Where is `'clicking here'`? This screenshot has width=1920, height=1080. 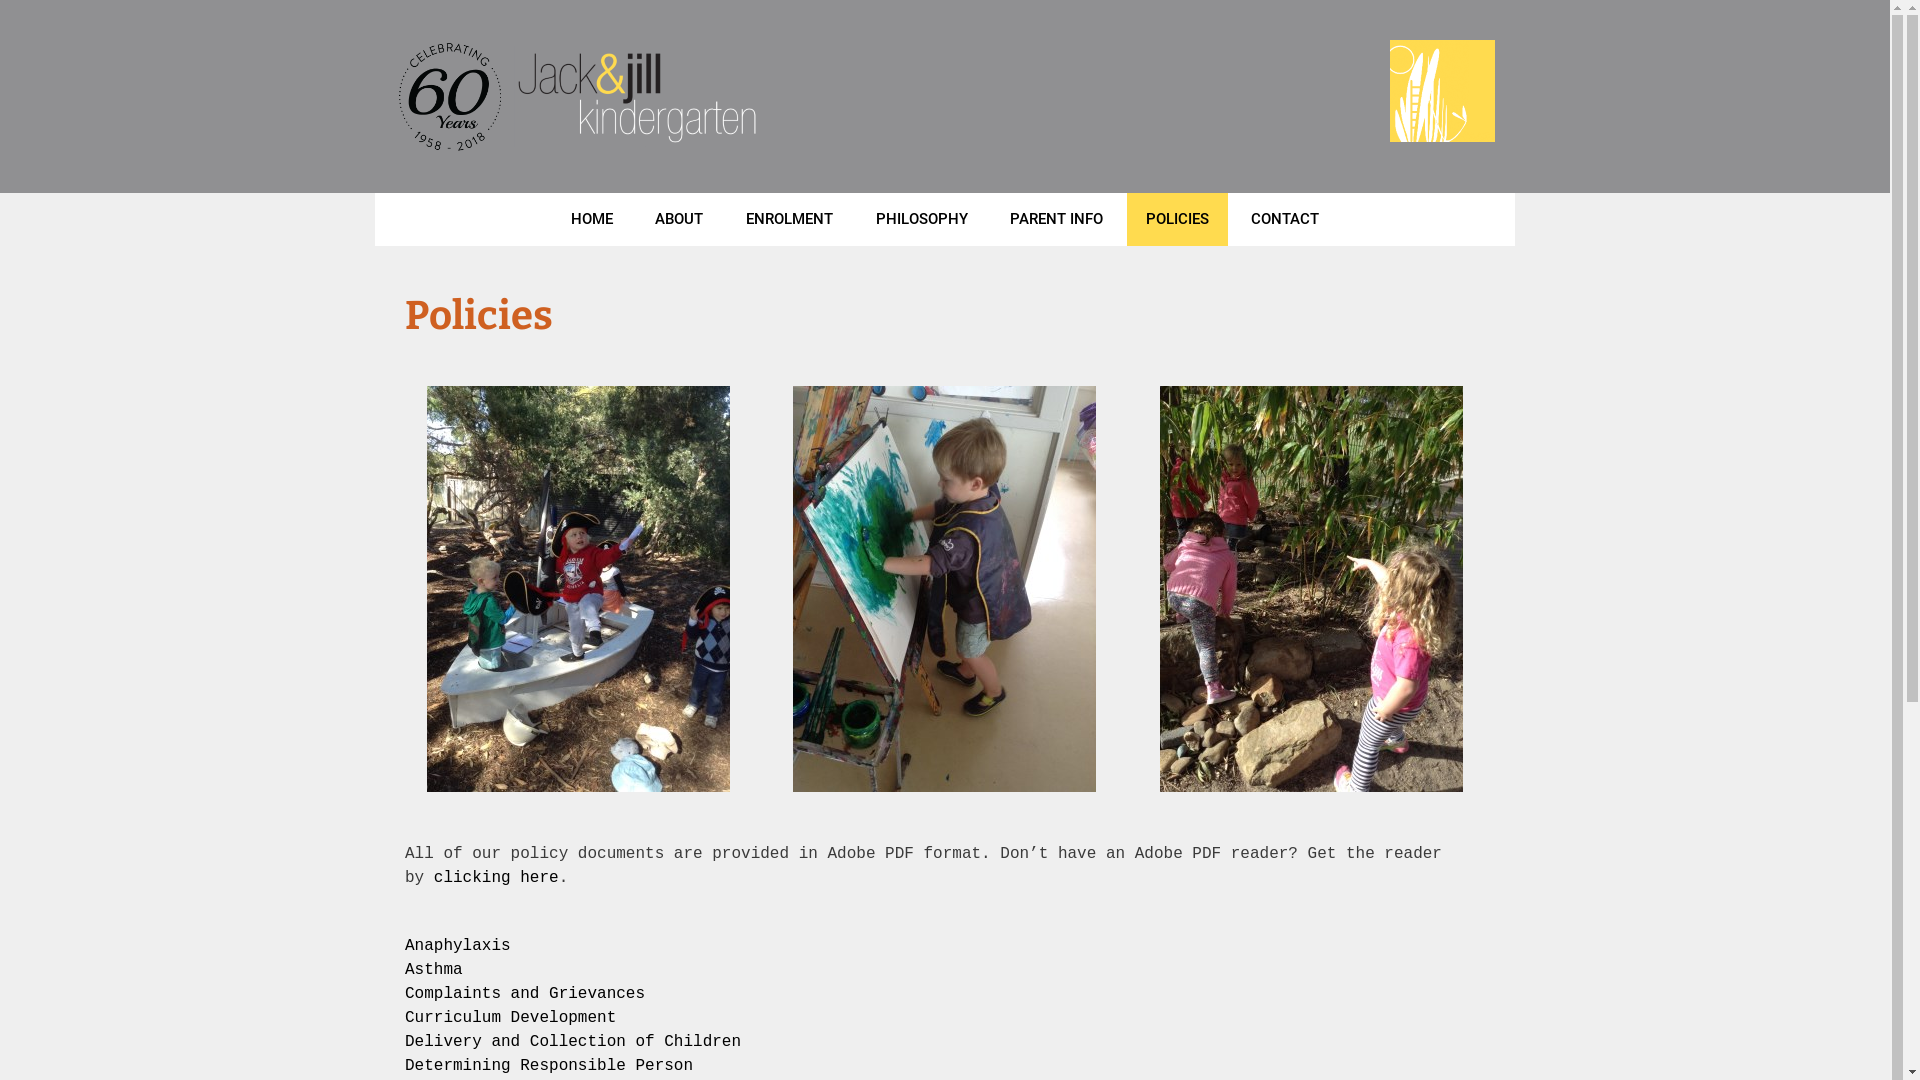 'clicking here' is located at coordinates (432, 877).